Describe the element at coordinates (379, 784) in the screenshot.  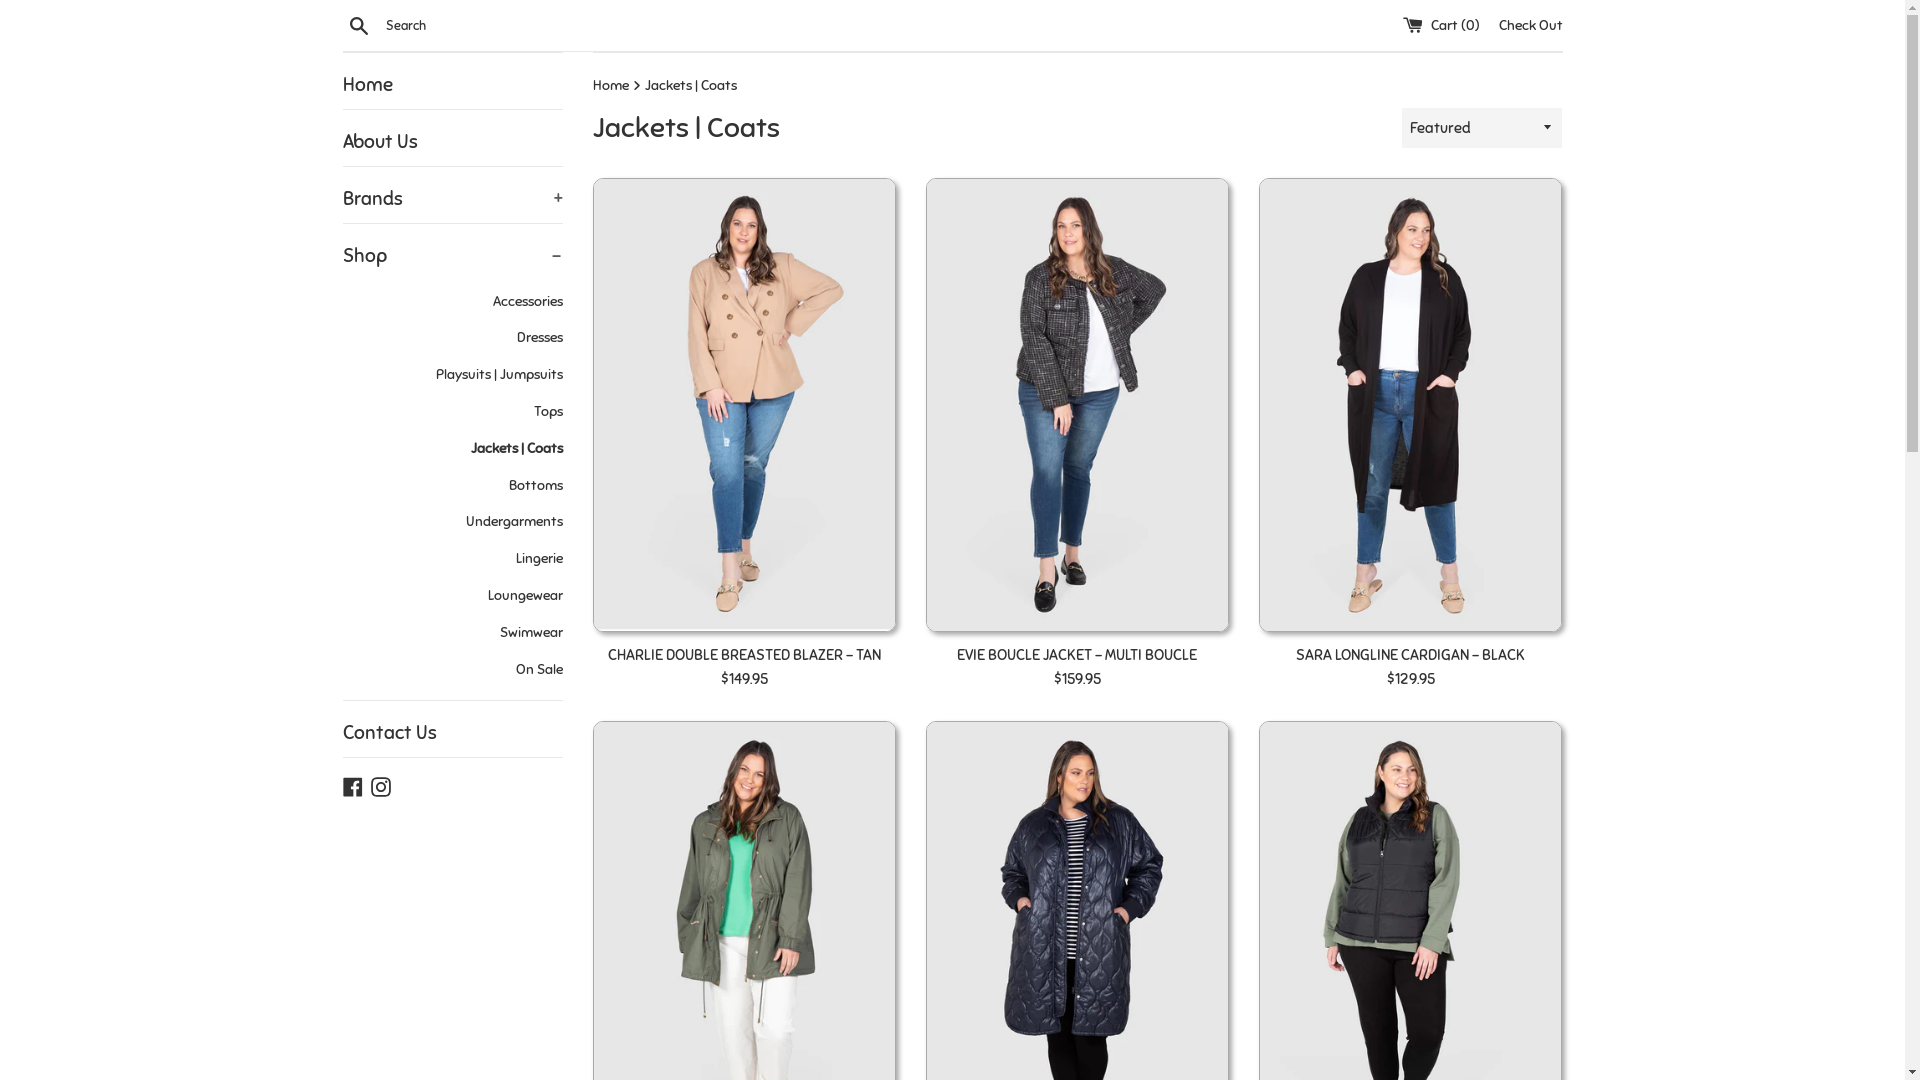
I see `'Instagram'` at that location.